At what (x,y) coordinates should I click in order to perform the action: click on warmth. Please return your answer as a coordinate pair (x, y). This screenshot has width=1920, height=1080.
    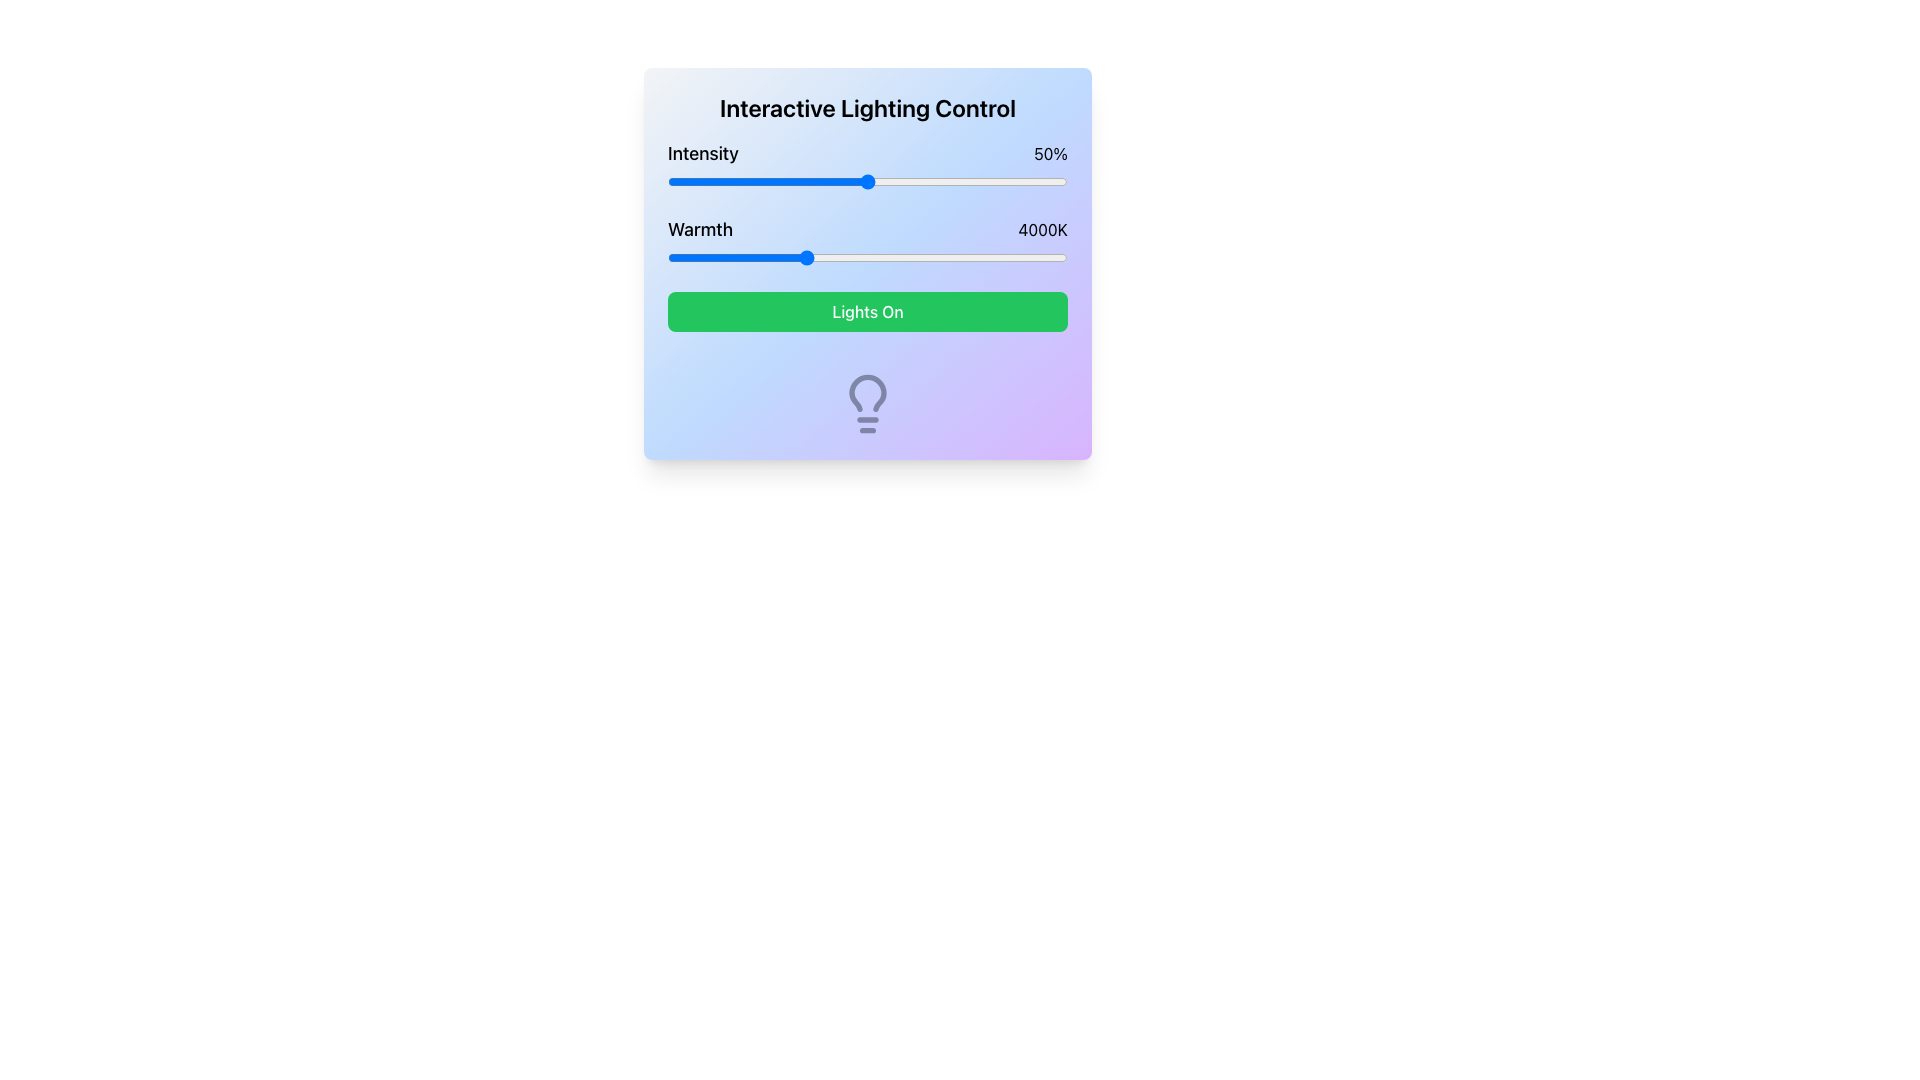
    Looking at the image, I should click on (1046, 257).